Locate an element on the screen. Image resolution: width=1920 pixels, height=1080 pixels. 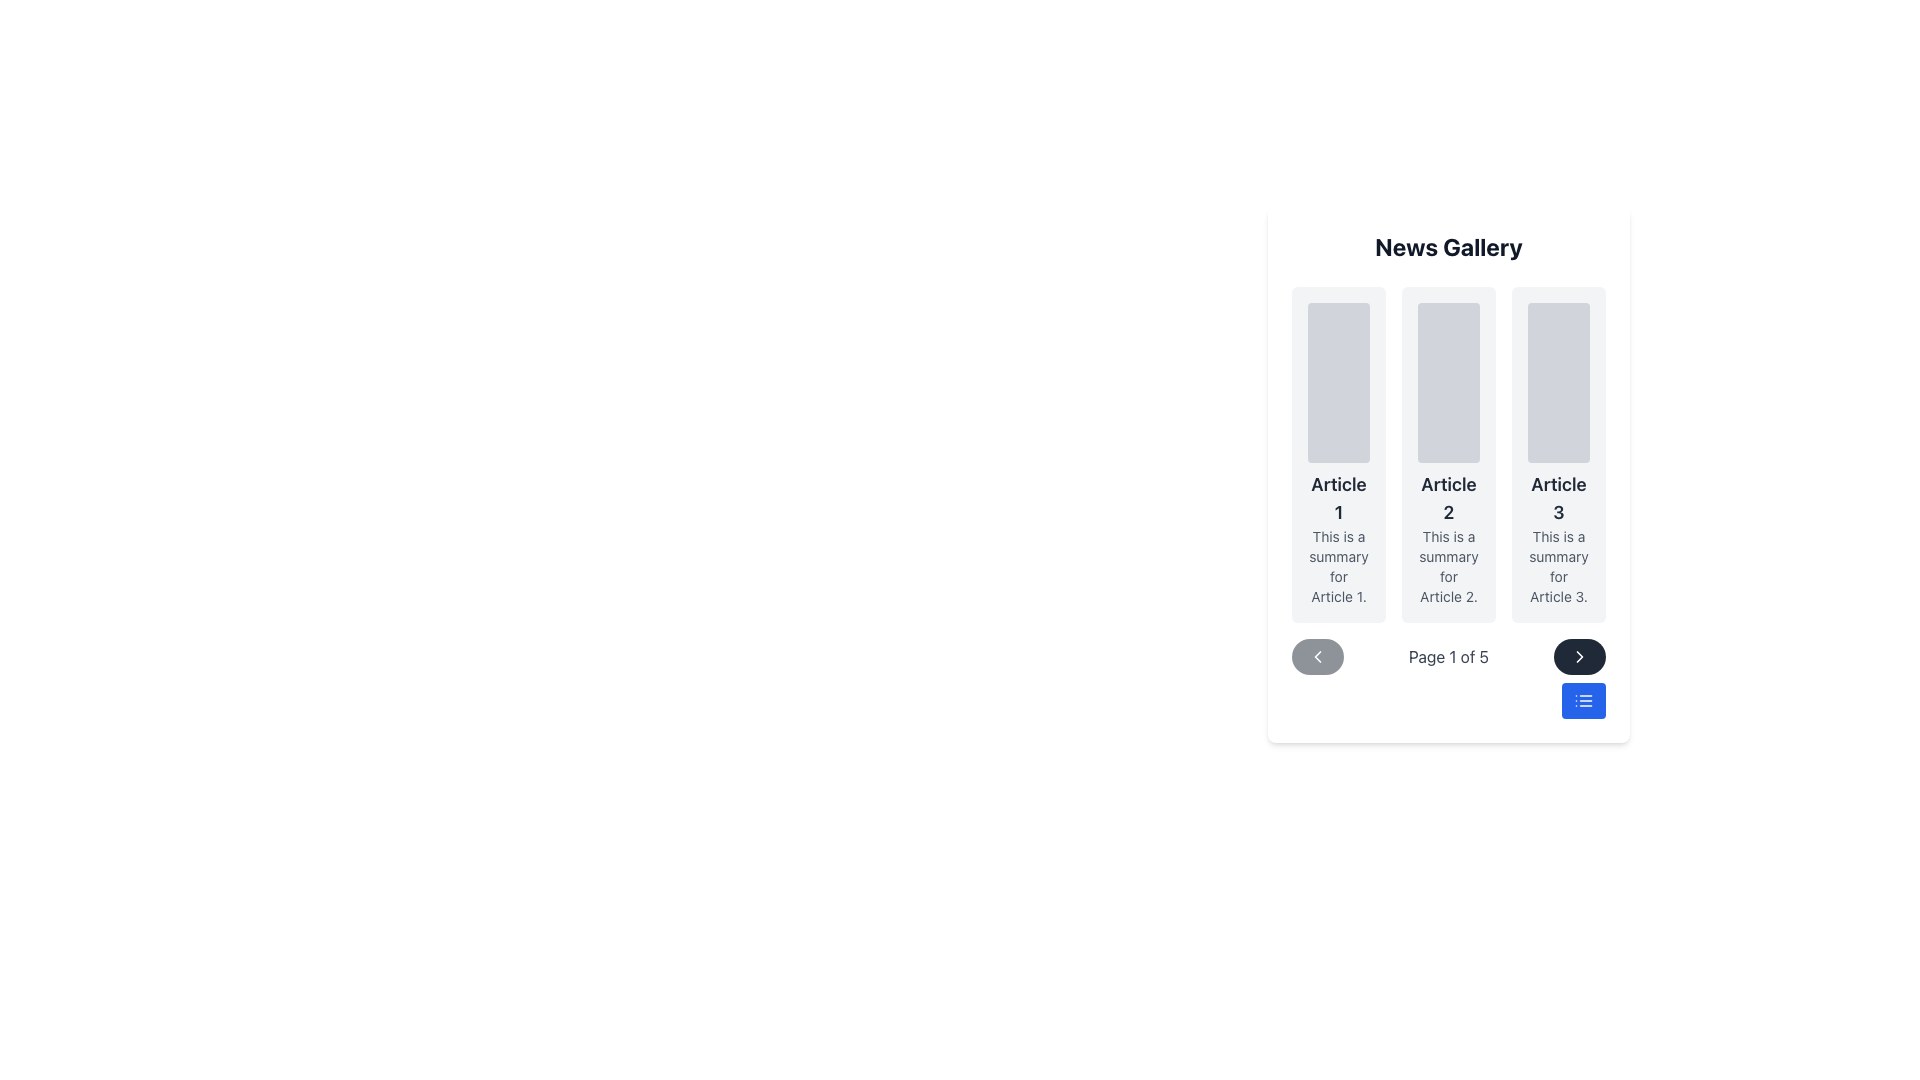
the gray button with a rounded border and a left arrow icon, located beneath the list of articles is located at coordinates (1318, 656).